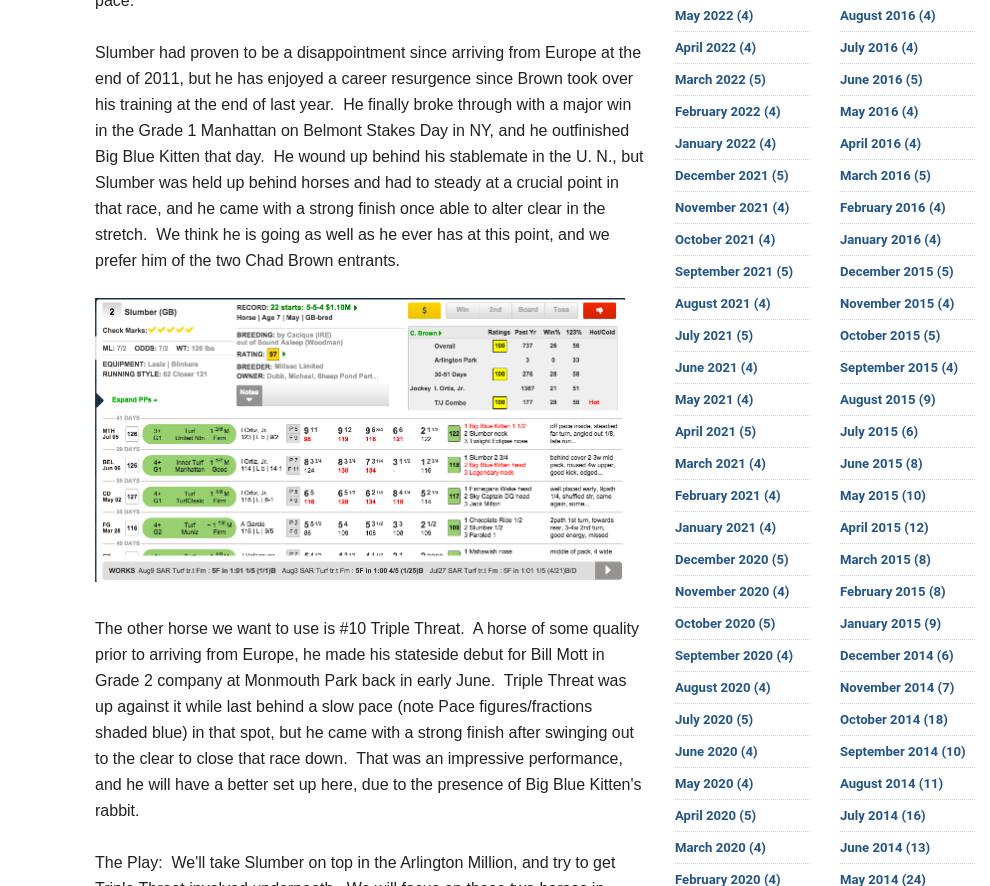 This screenshot has width=990, height=886. I want to click on 'June 2014 (13)', so click(884, 846).